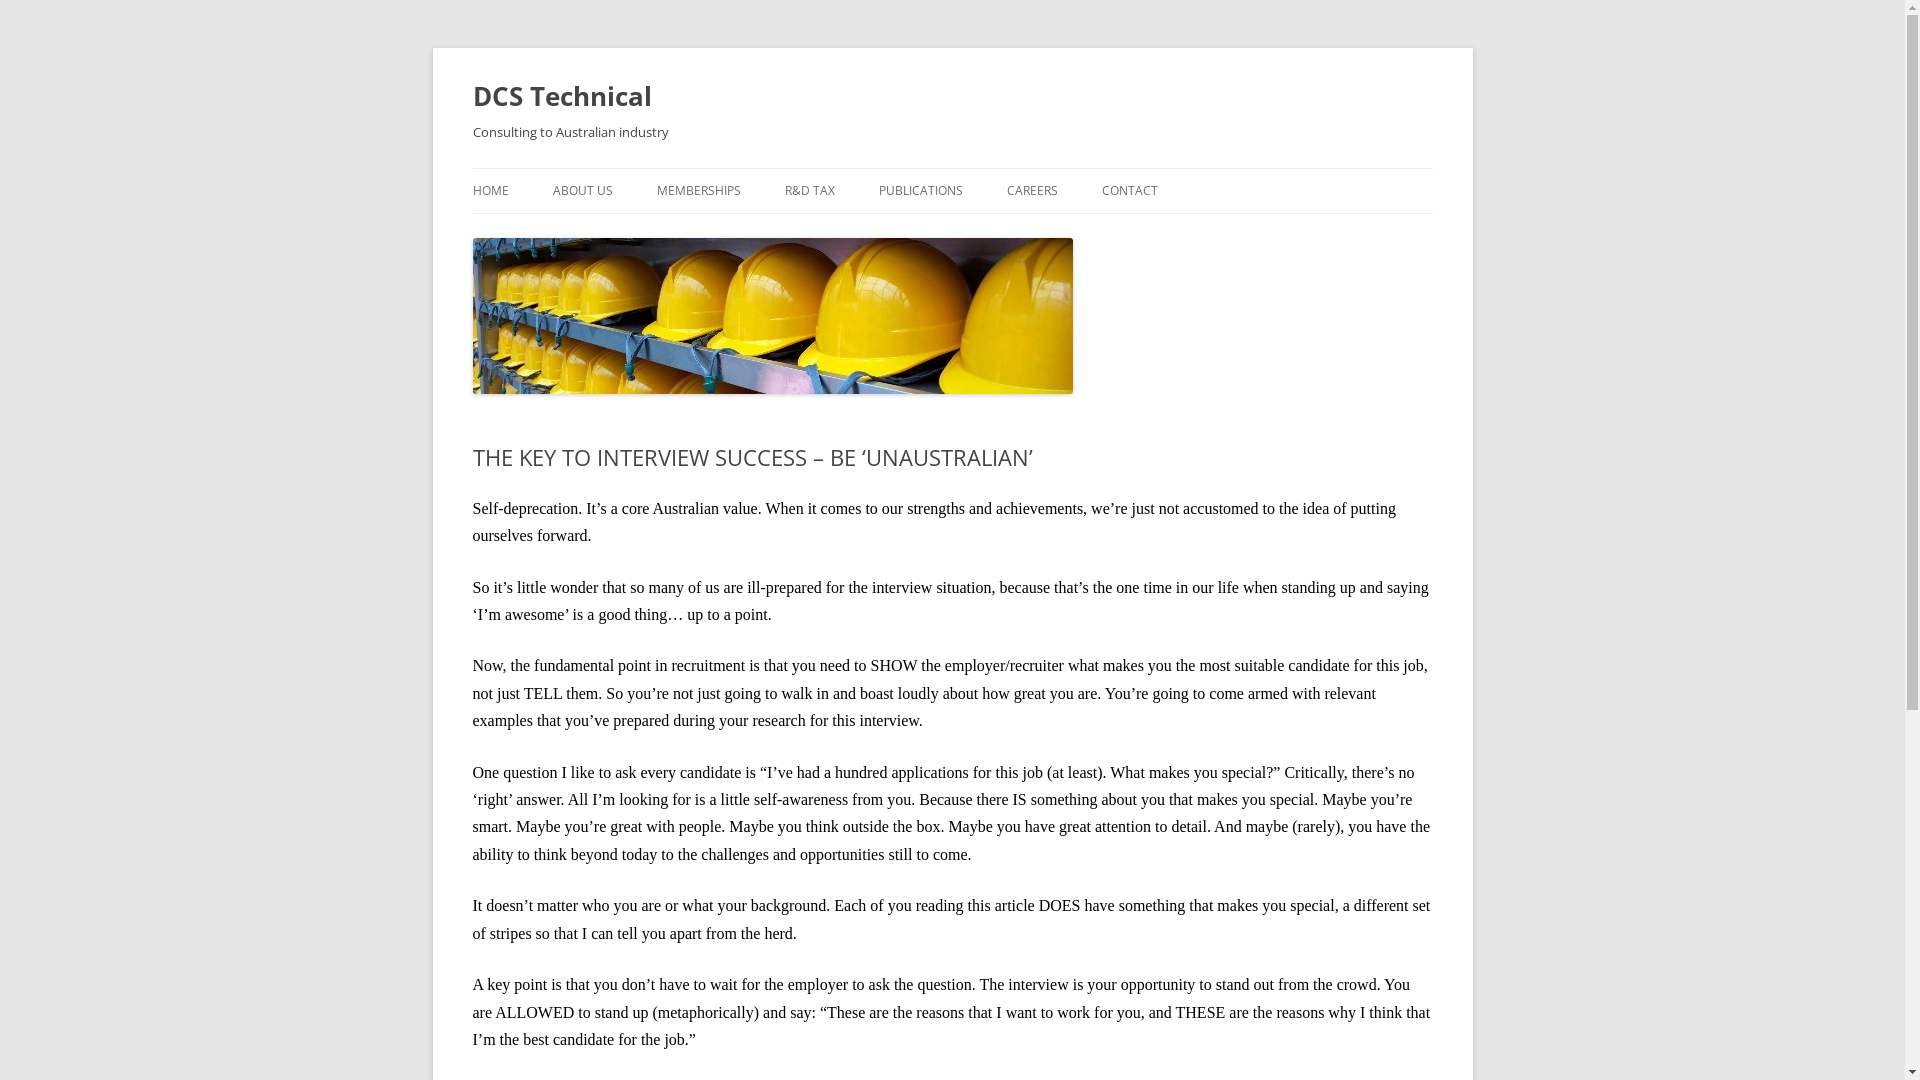  I want to click on 'HOME', so click(489, 191).